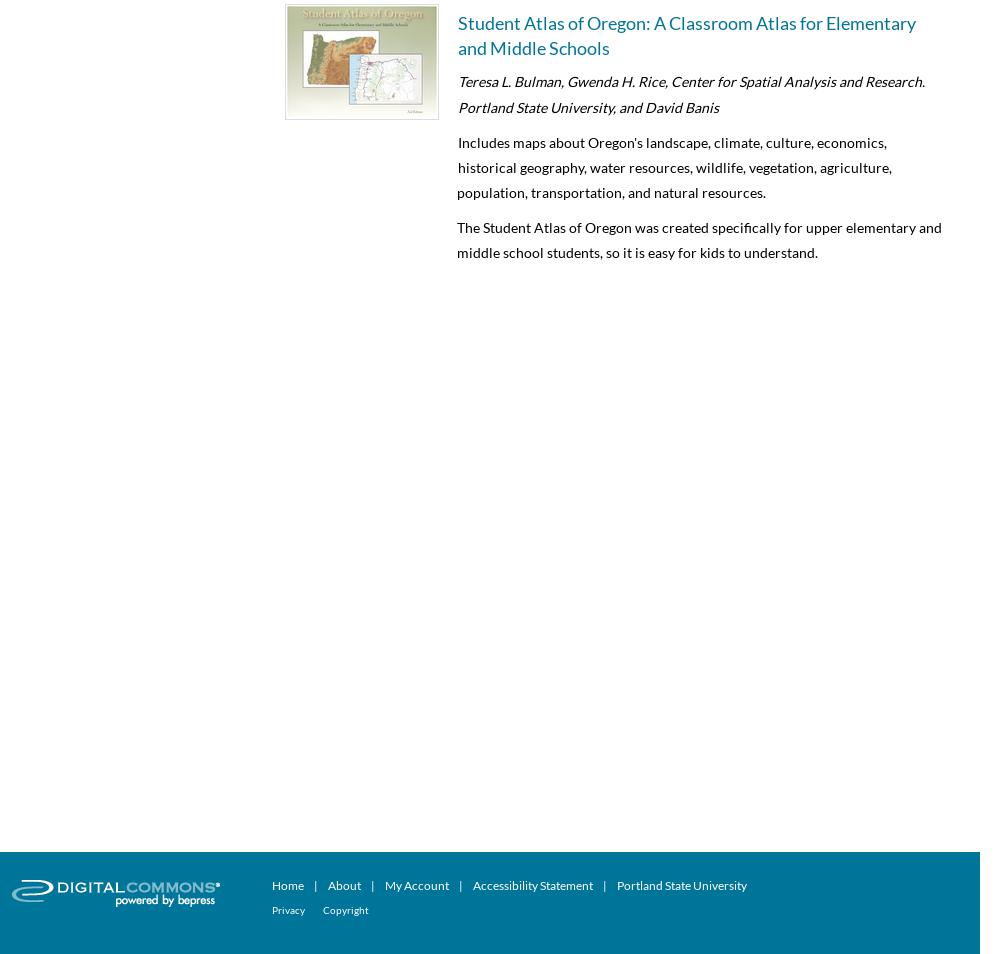  Describe the element at coordinates (272, 884) in the screenshot. I see `'Home'` at that location.